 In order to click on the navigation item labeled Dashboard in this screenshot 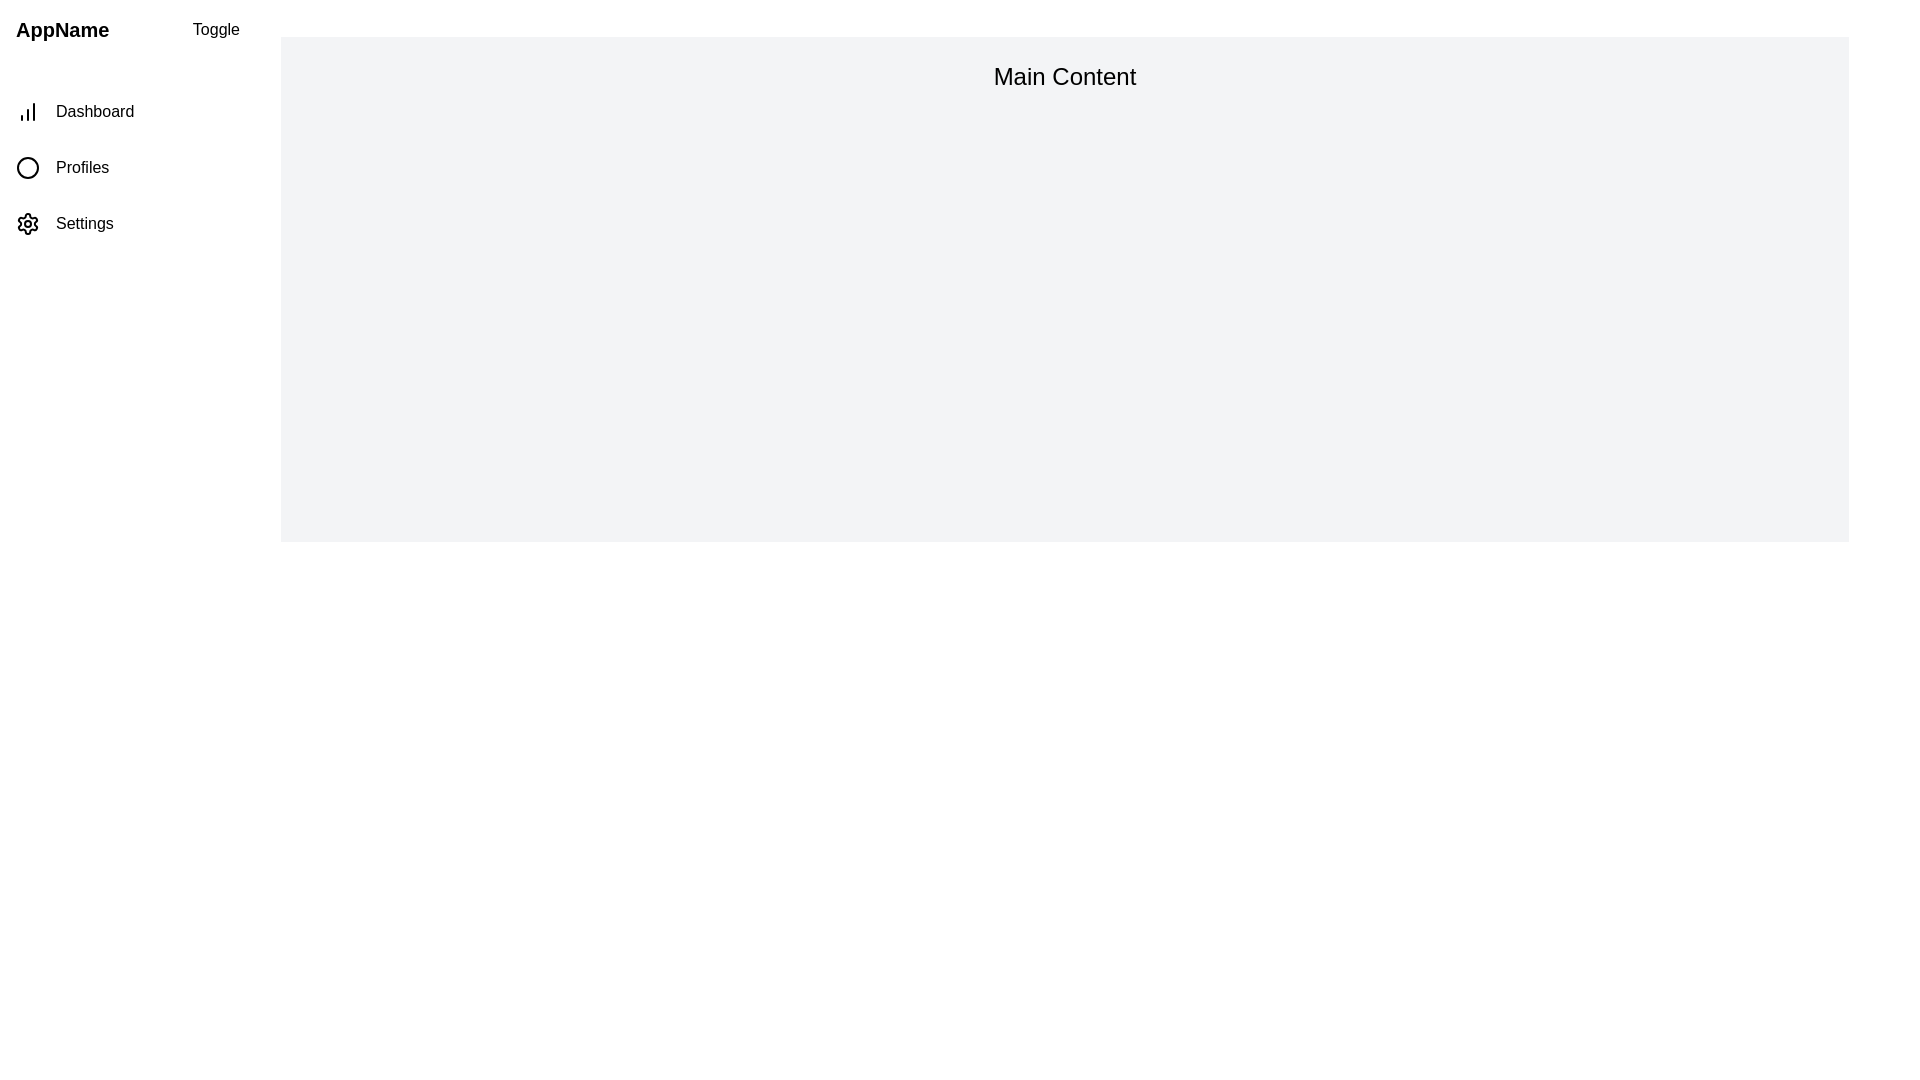, I will do `click(127, 111)`.